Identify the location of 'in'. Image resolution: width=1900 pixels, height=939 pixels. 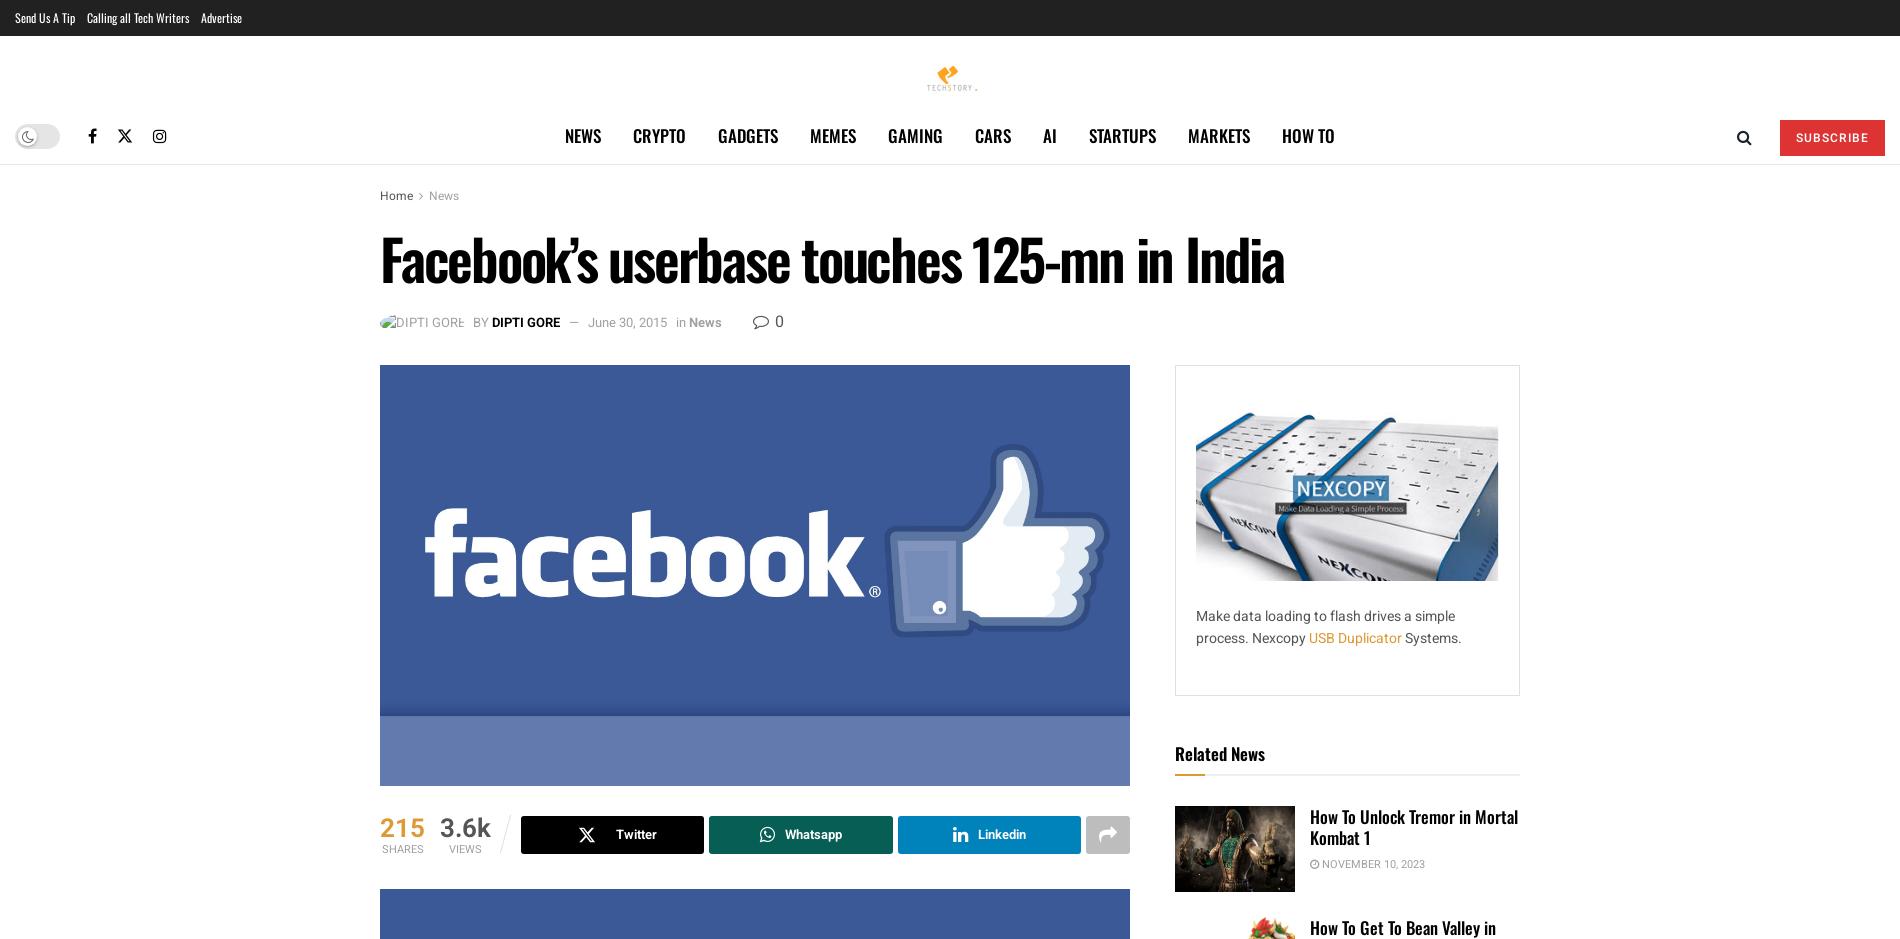
(676, 322).